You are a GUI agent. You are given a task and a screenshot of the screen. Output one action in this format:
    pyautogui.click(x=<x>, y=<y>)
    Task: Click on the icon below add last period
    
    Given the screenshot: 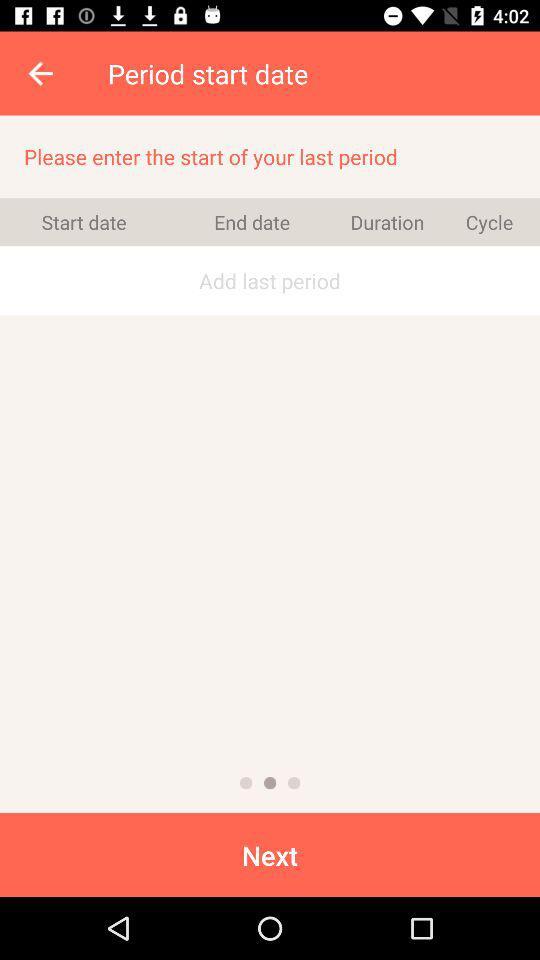 What is the action you would take?
    pyautogui.click(x=293, y=783)
    